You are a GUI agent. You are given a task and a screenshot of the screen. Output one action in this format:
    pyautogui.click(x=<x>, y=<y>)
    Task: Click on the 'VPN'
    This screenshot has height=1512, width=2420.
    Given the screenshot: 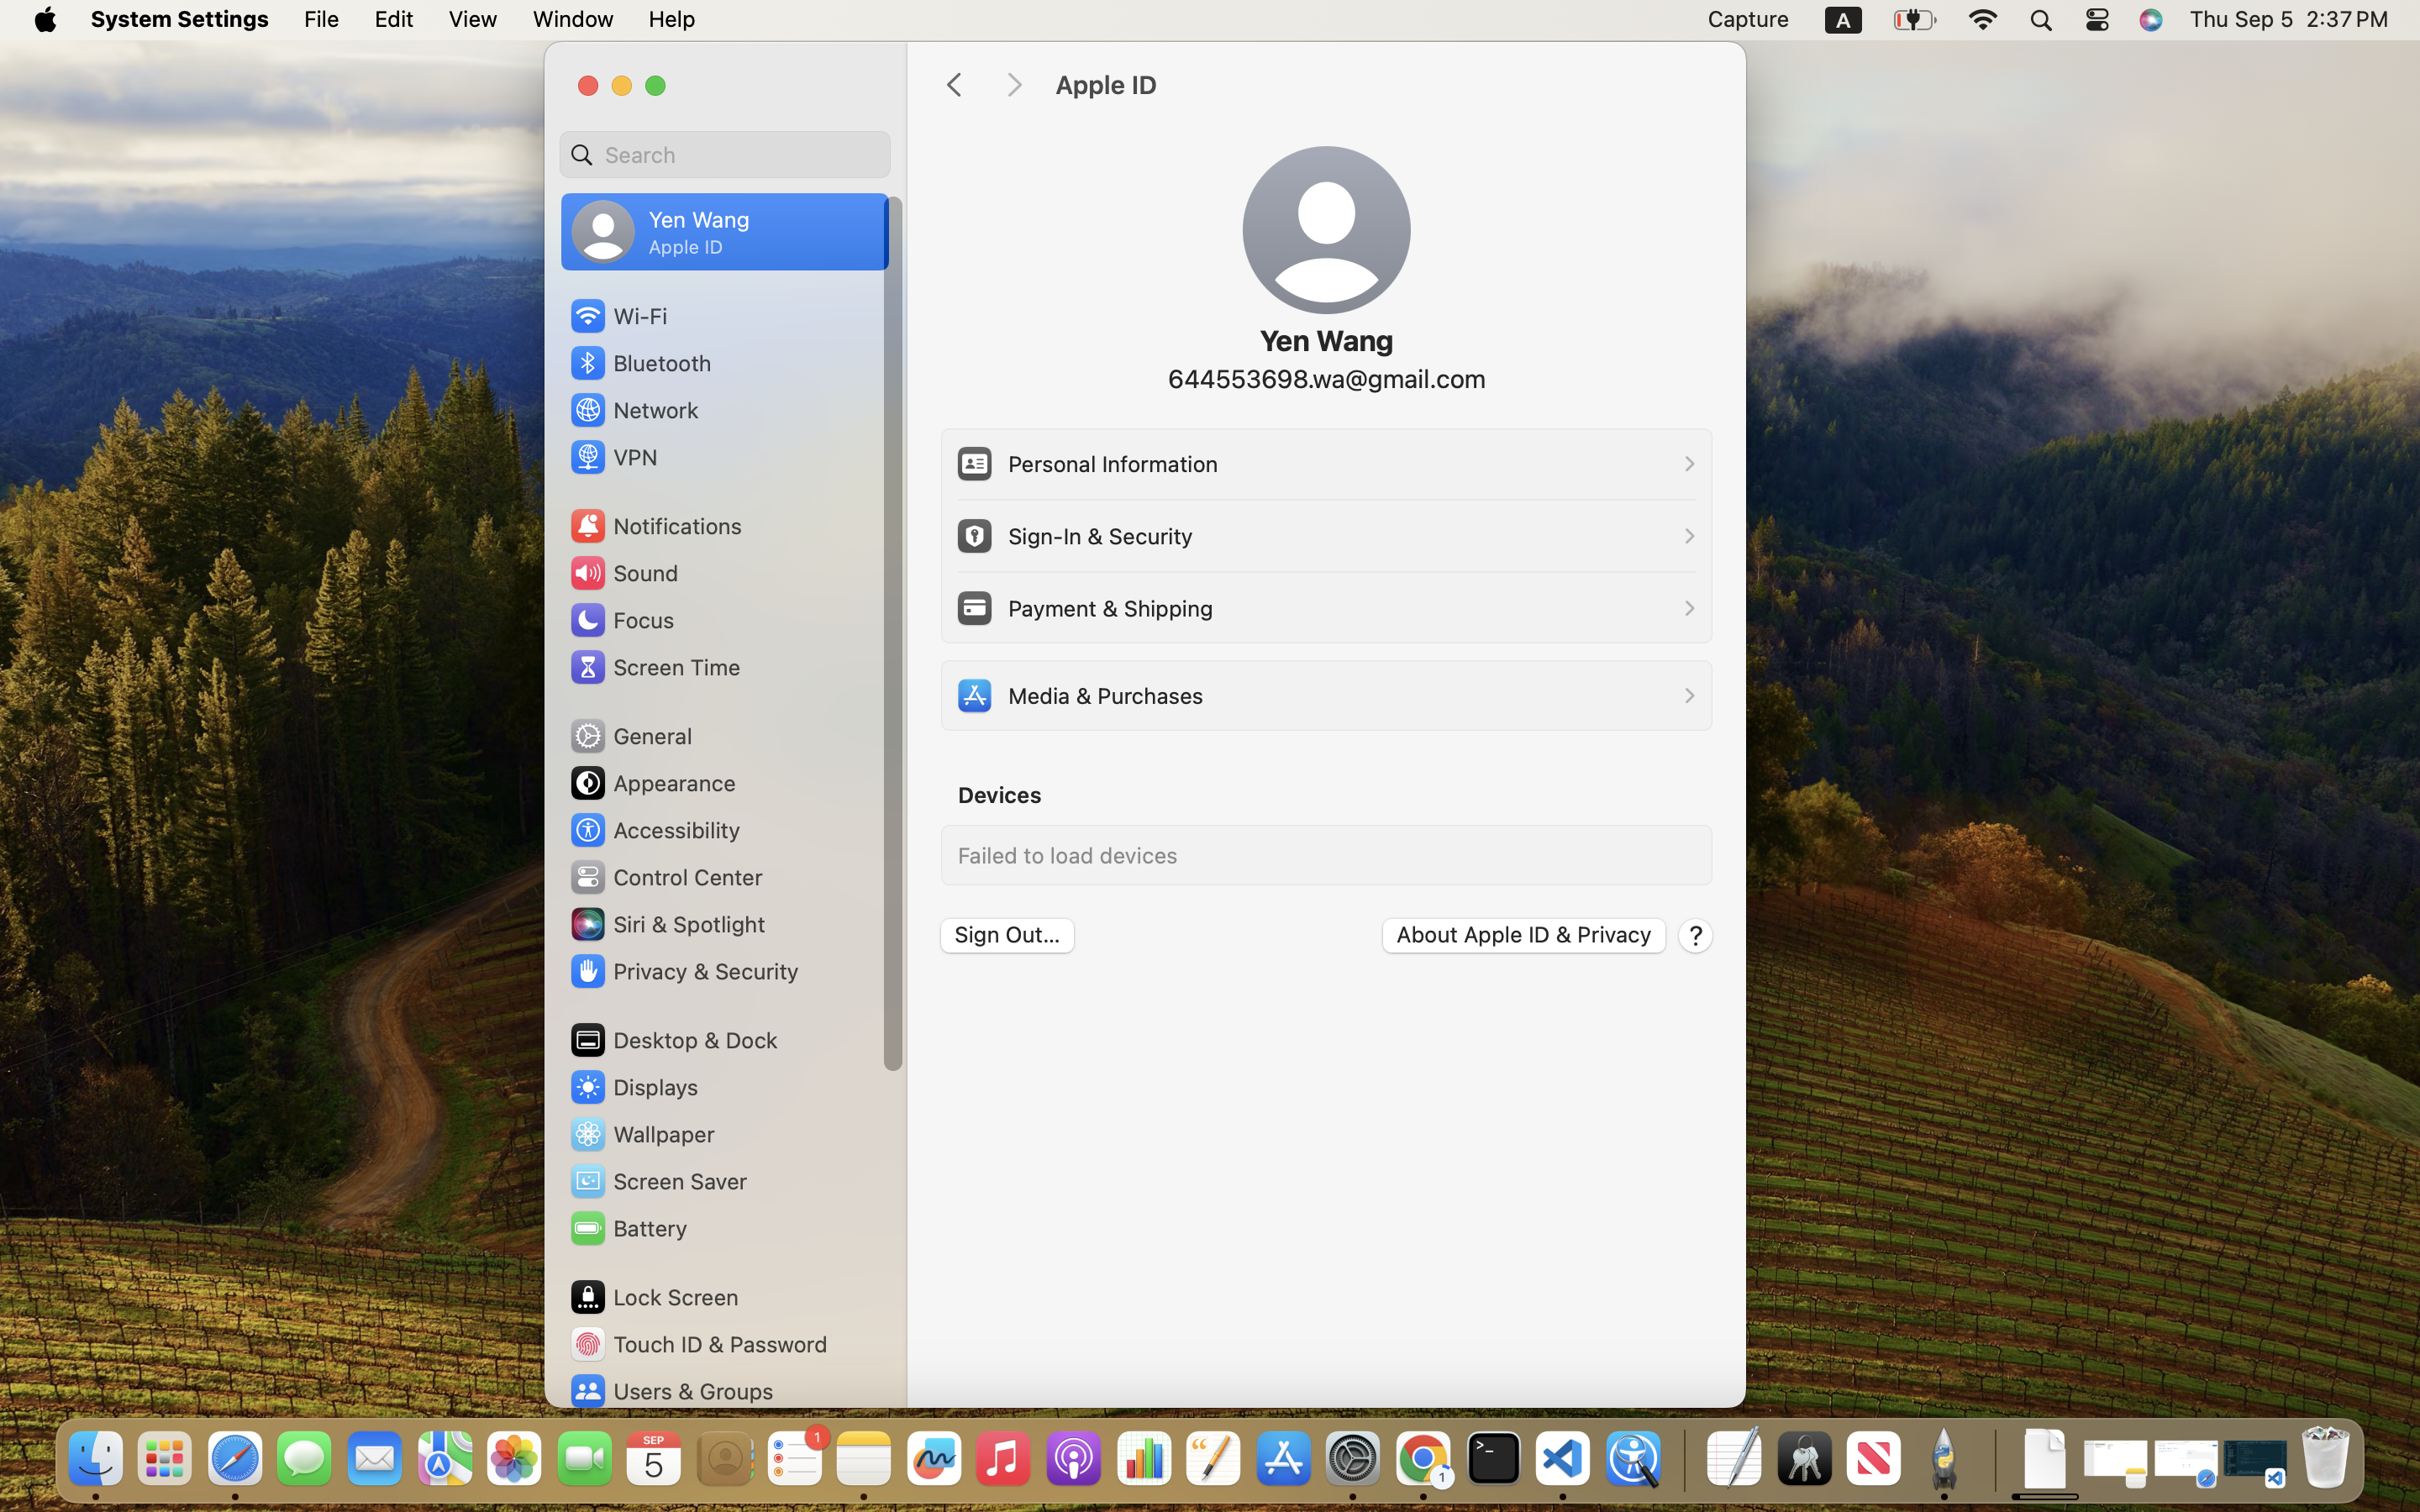 What is the action you would take?
    pyautogui.click(x=612, y=456)
    